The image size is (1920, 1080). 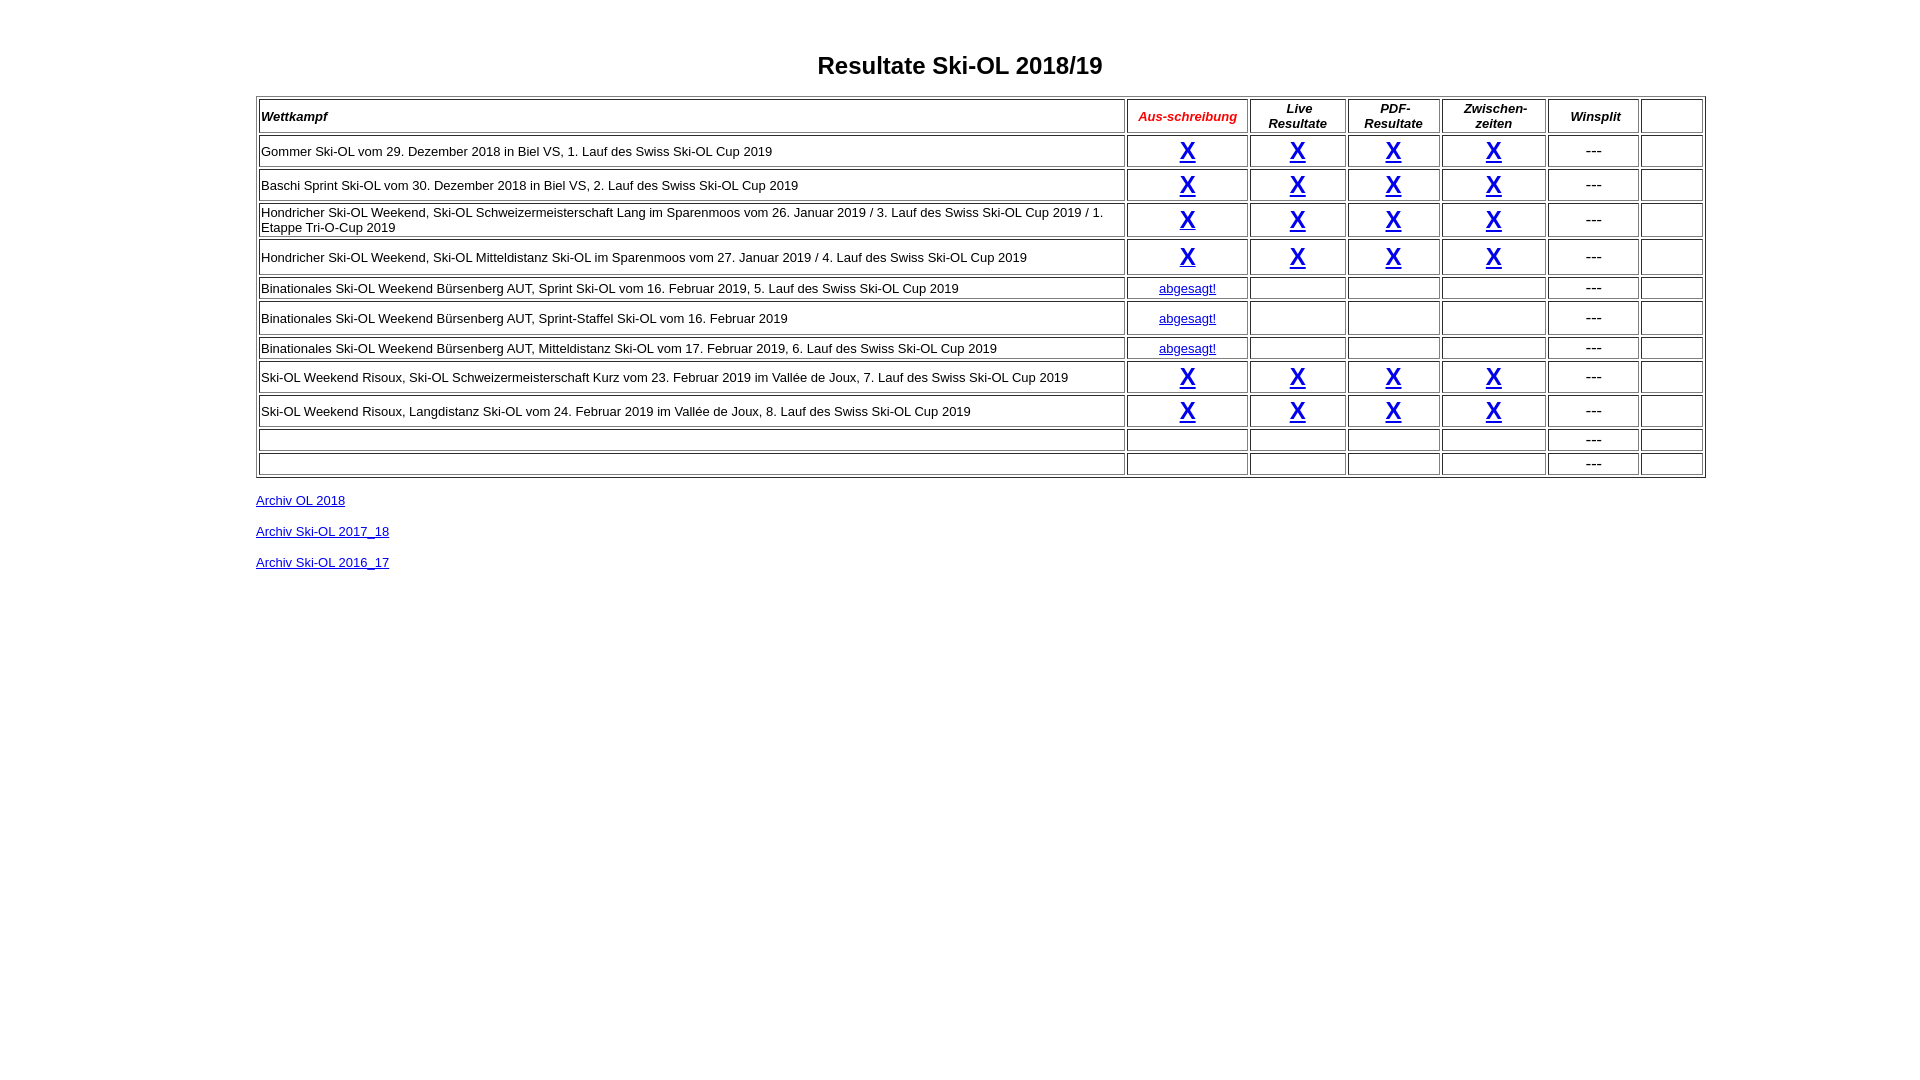 What do you see at coordinates (1493, 219) in the screenshot?
I see `'X'` at bounding box center [1493, 219].